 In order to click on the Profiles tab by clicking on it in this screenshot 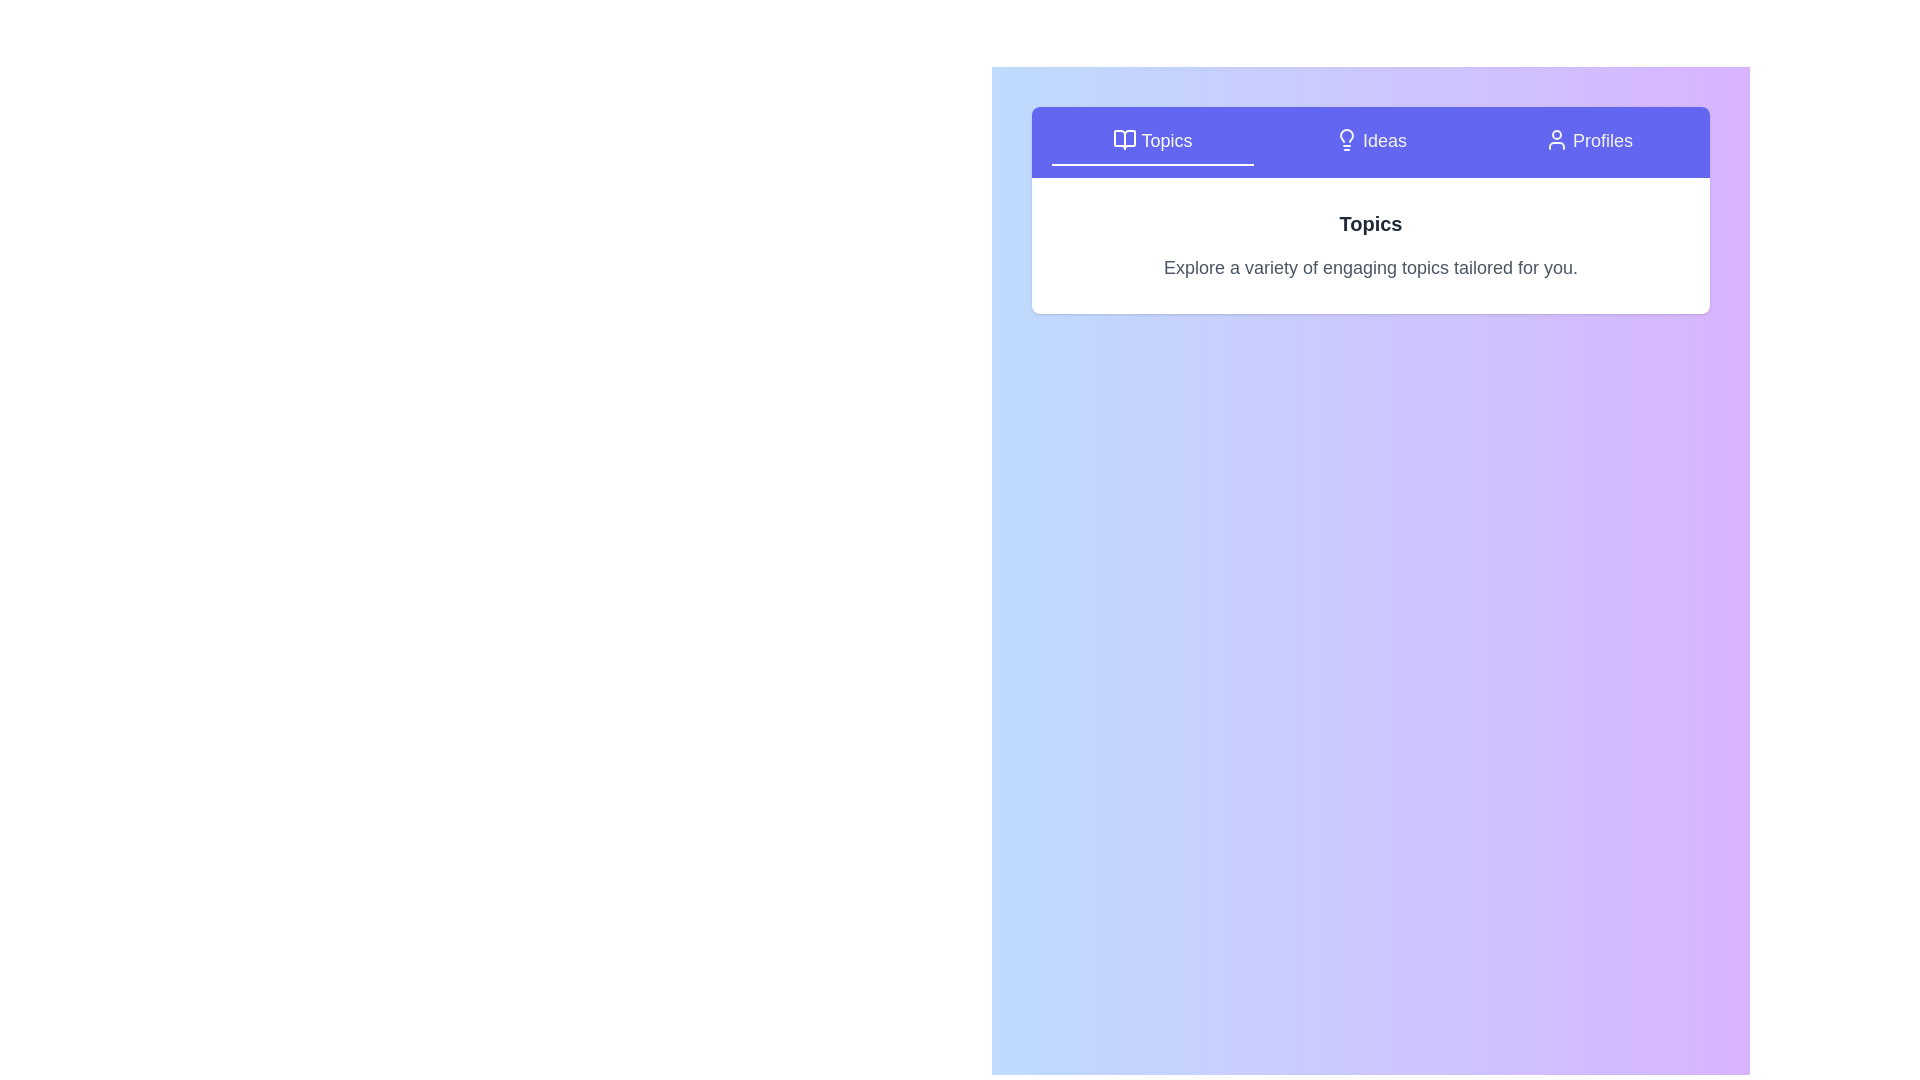, I will do `click(1587, 141)`.